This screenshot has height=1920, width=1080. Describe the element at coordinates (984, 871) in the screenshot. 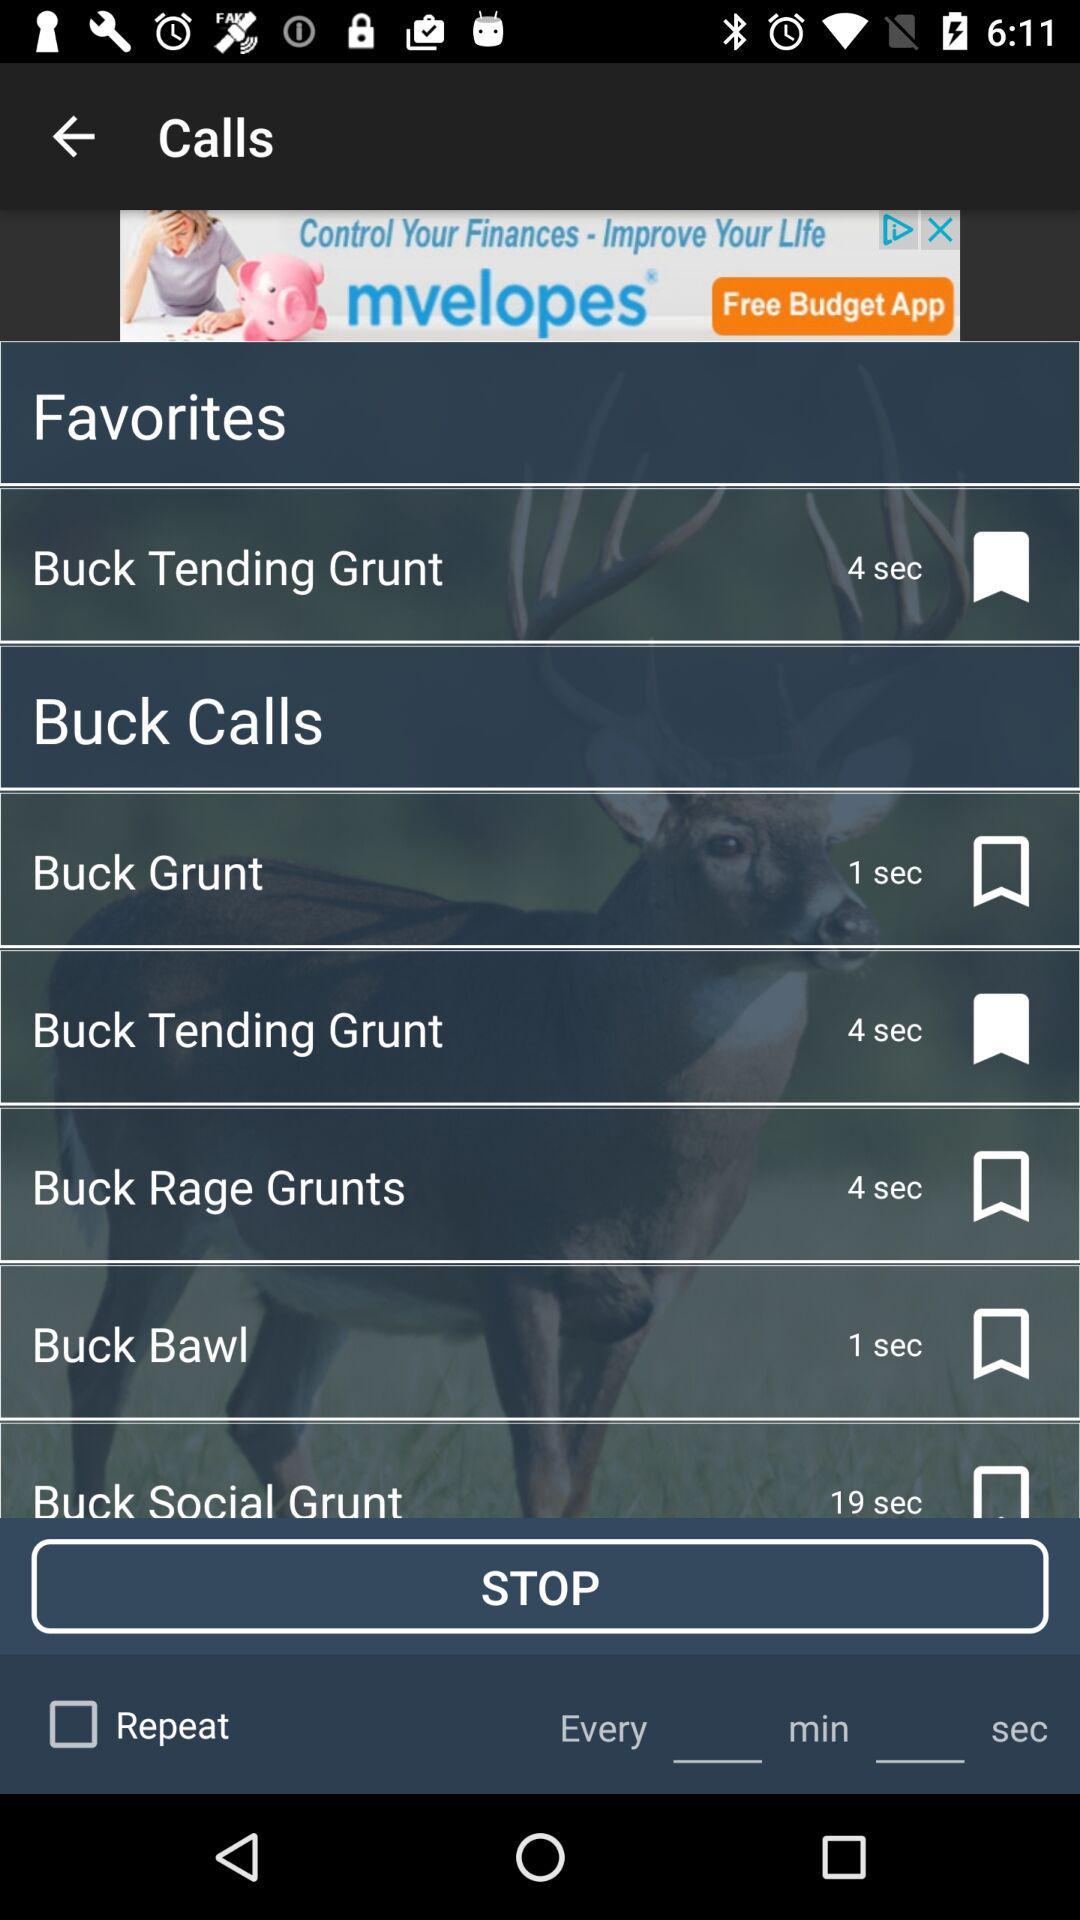

I see `the bookmark icon` at that location.